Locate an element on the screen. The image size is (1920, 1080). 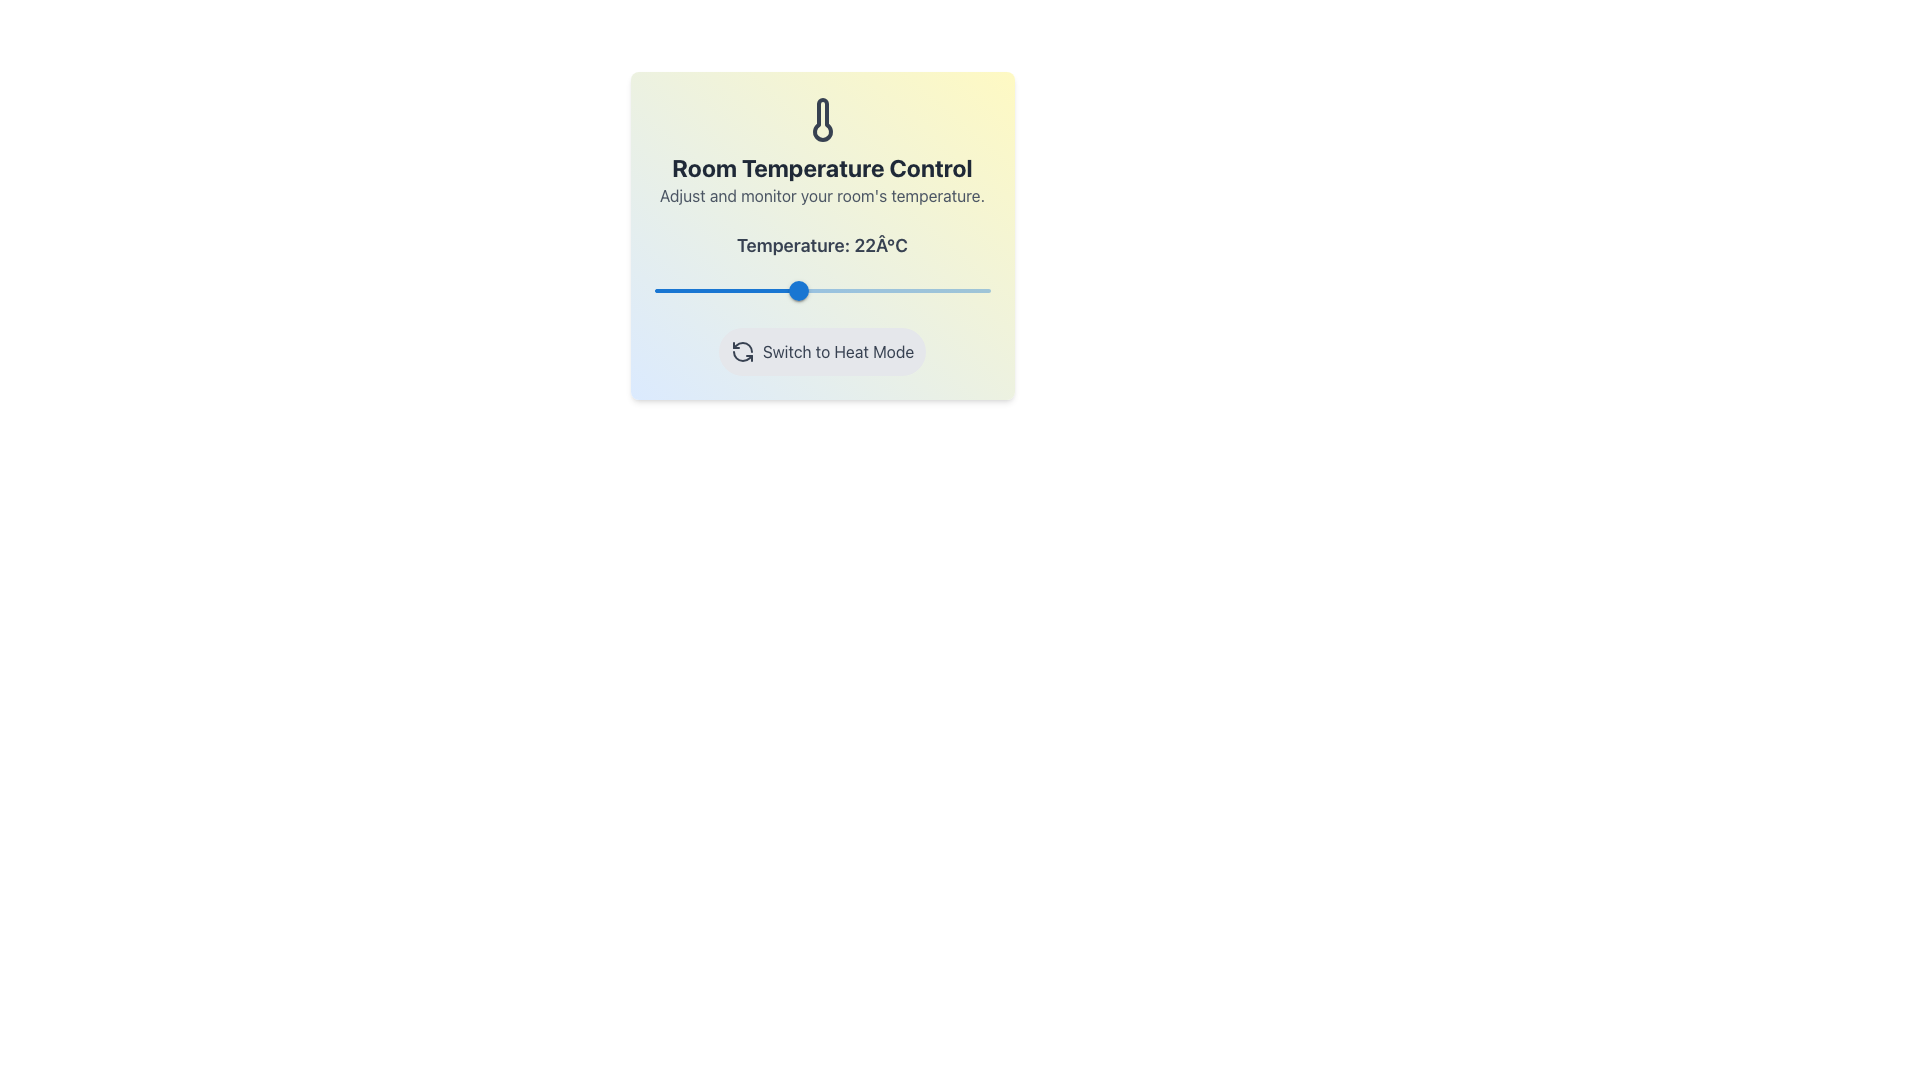
the temperature is located at coordinates (955, 290).